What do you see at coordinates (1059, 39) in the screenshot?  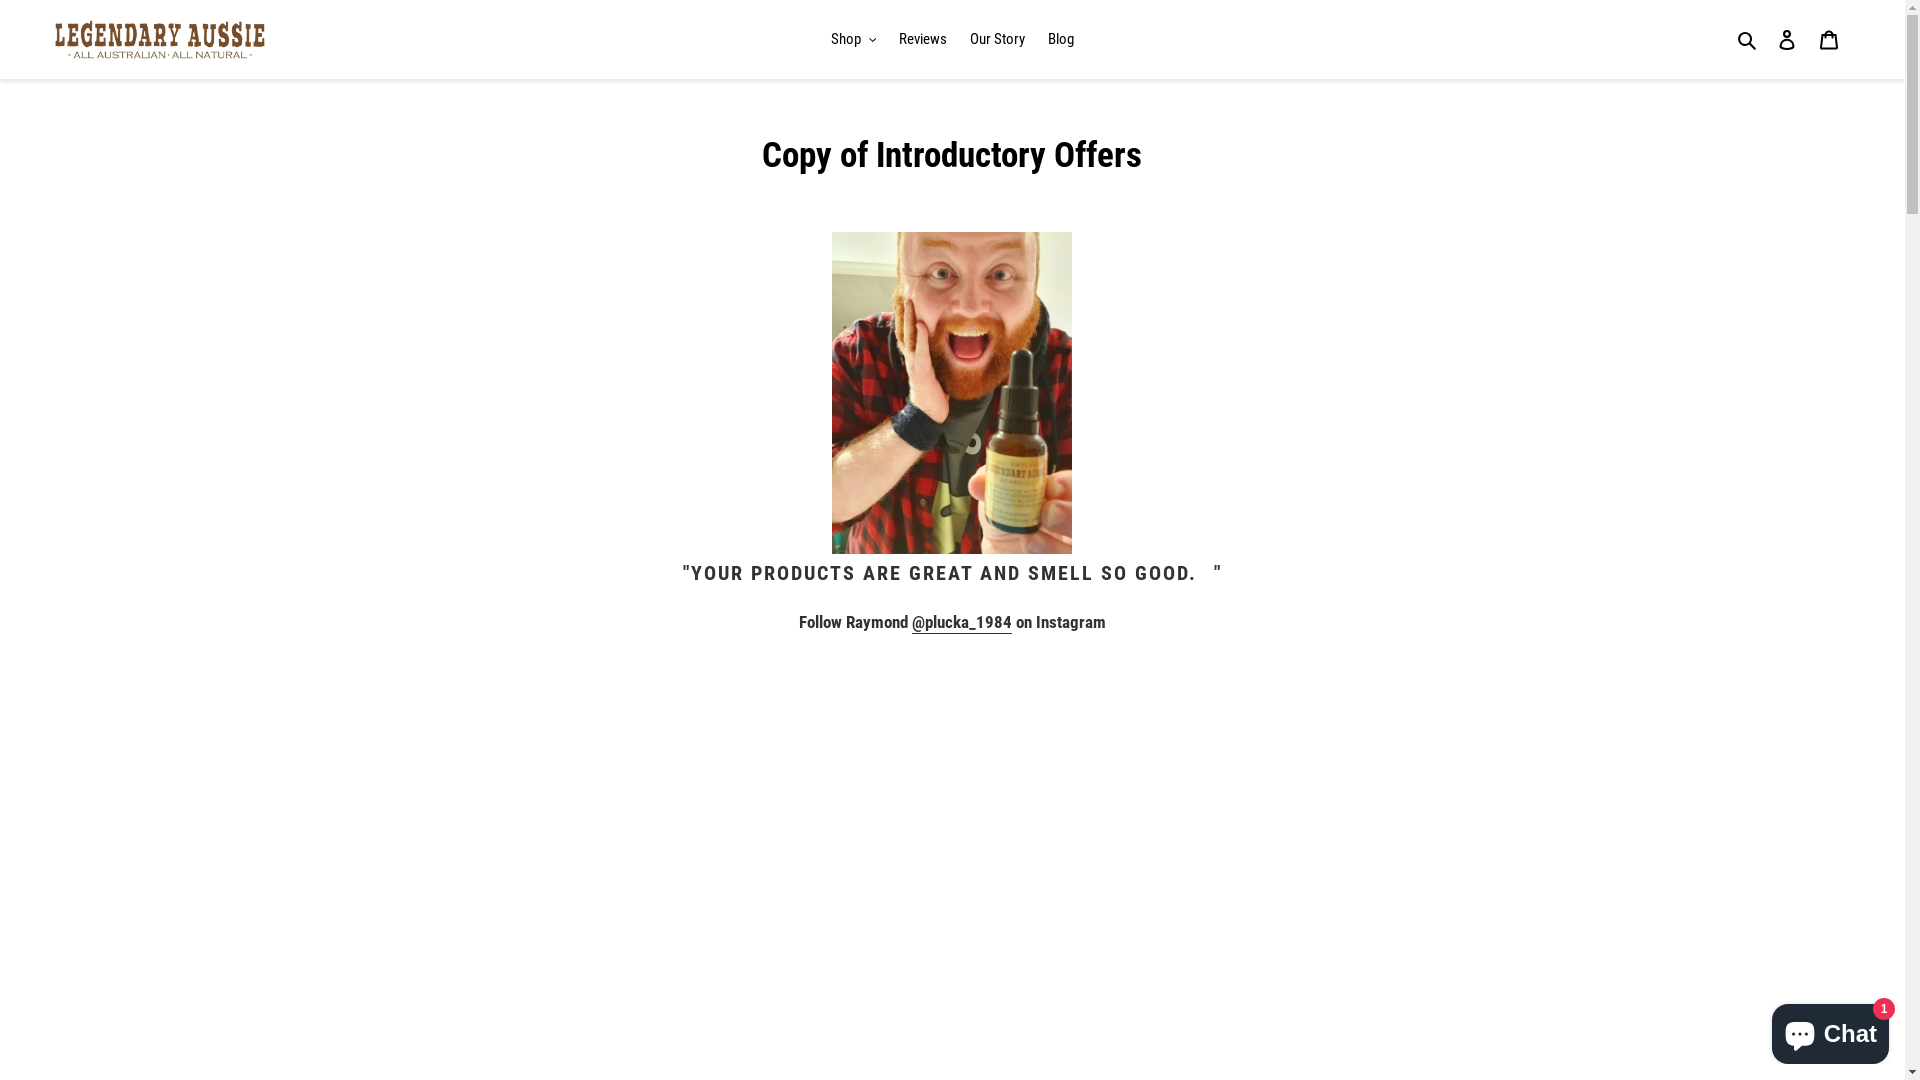 I see `'Blog'` at bounding box center [1059, 39].